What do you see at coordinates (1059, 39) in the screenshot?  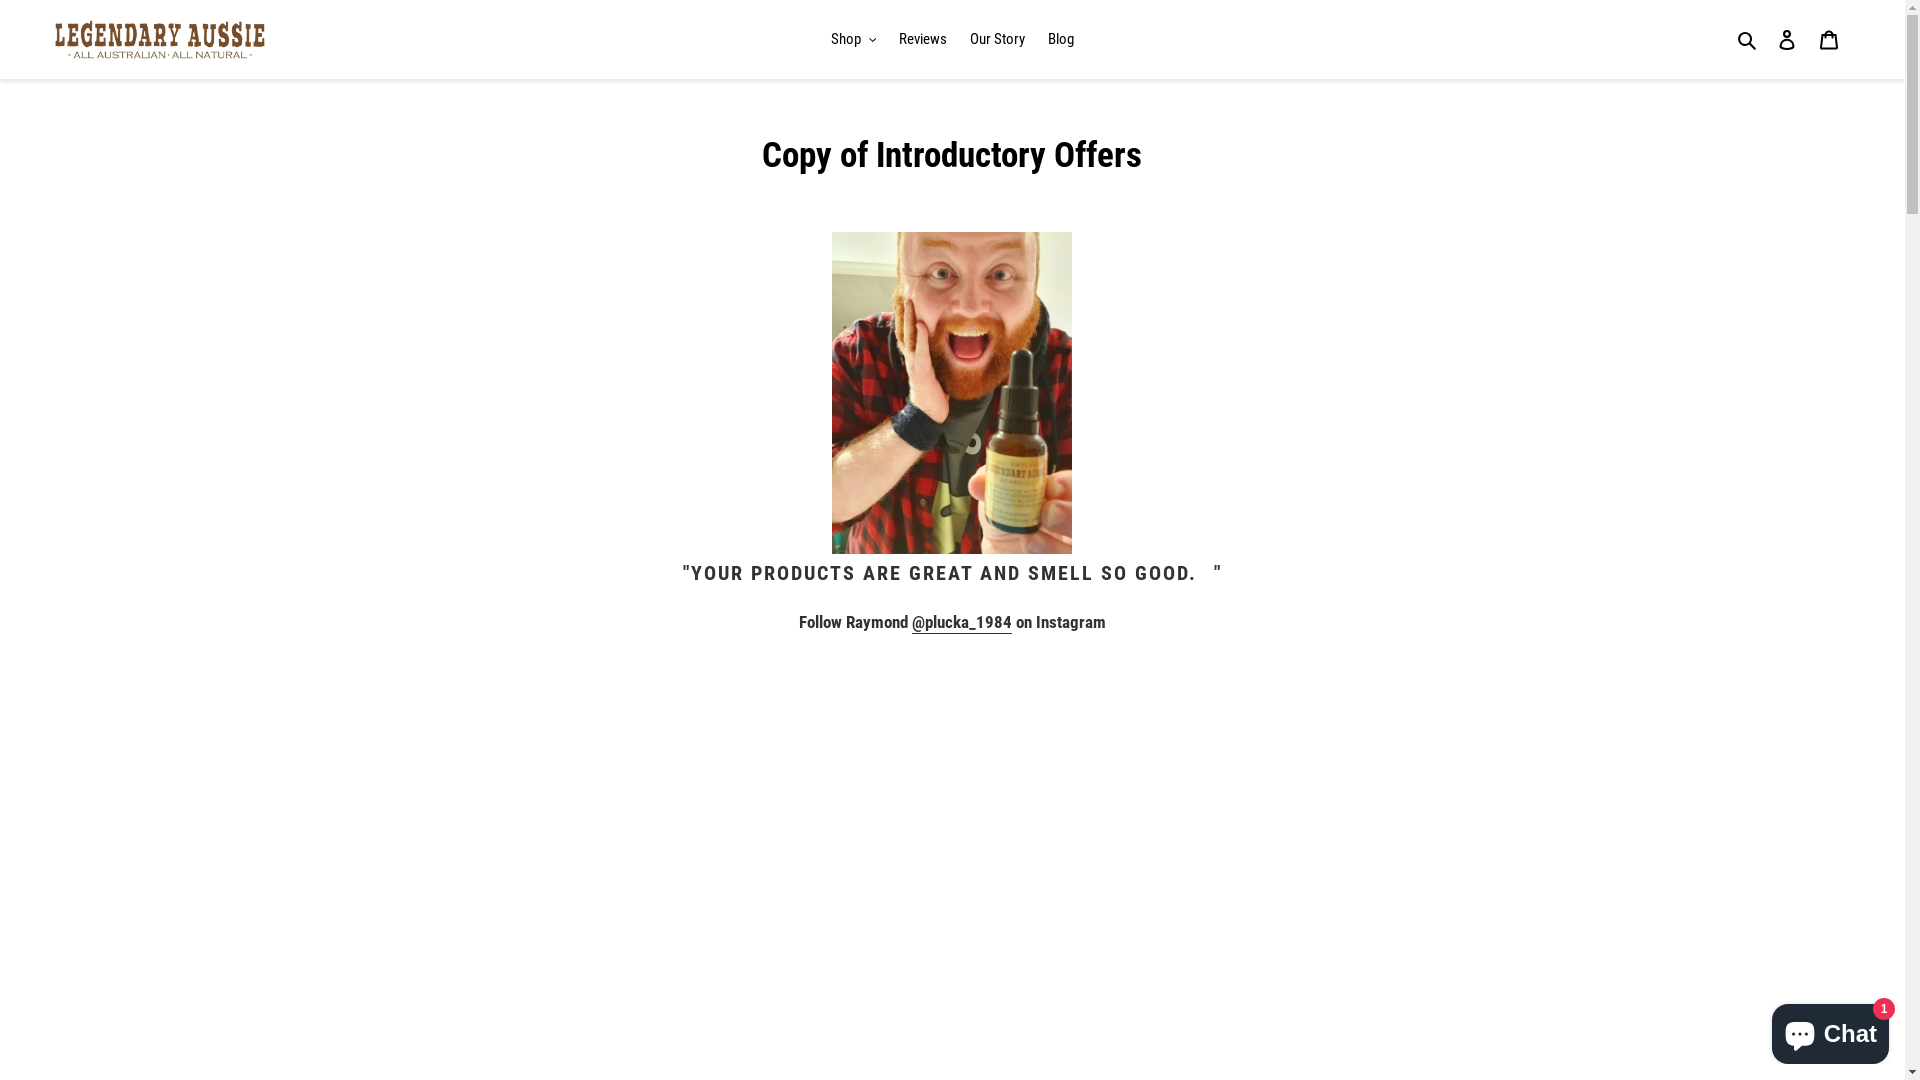 I see `'Blog'` at bounding box center [1059, 39].